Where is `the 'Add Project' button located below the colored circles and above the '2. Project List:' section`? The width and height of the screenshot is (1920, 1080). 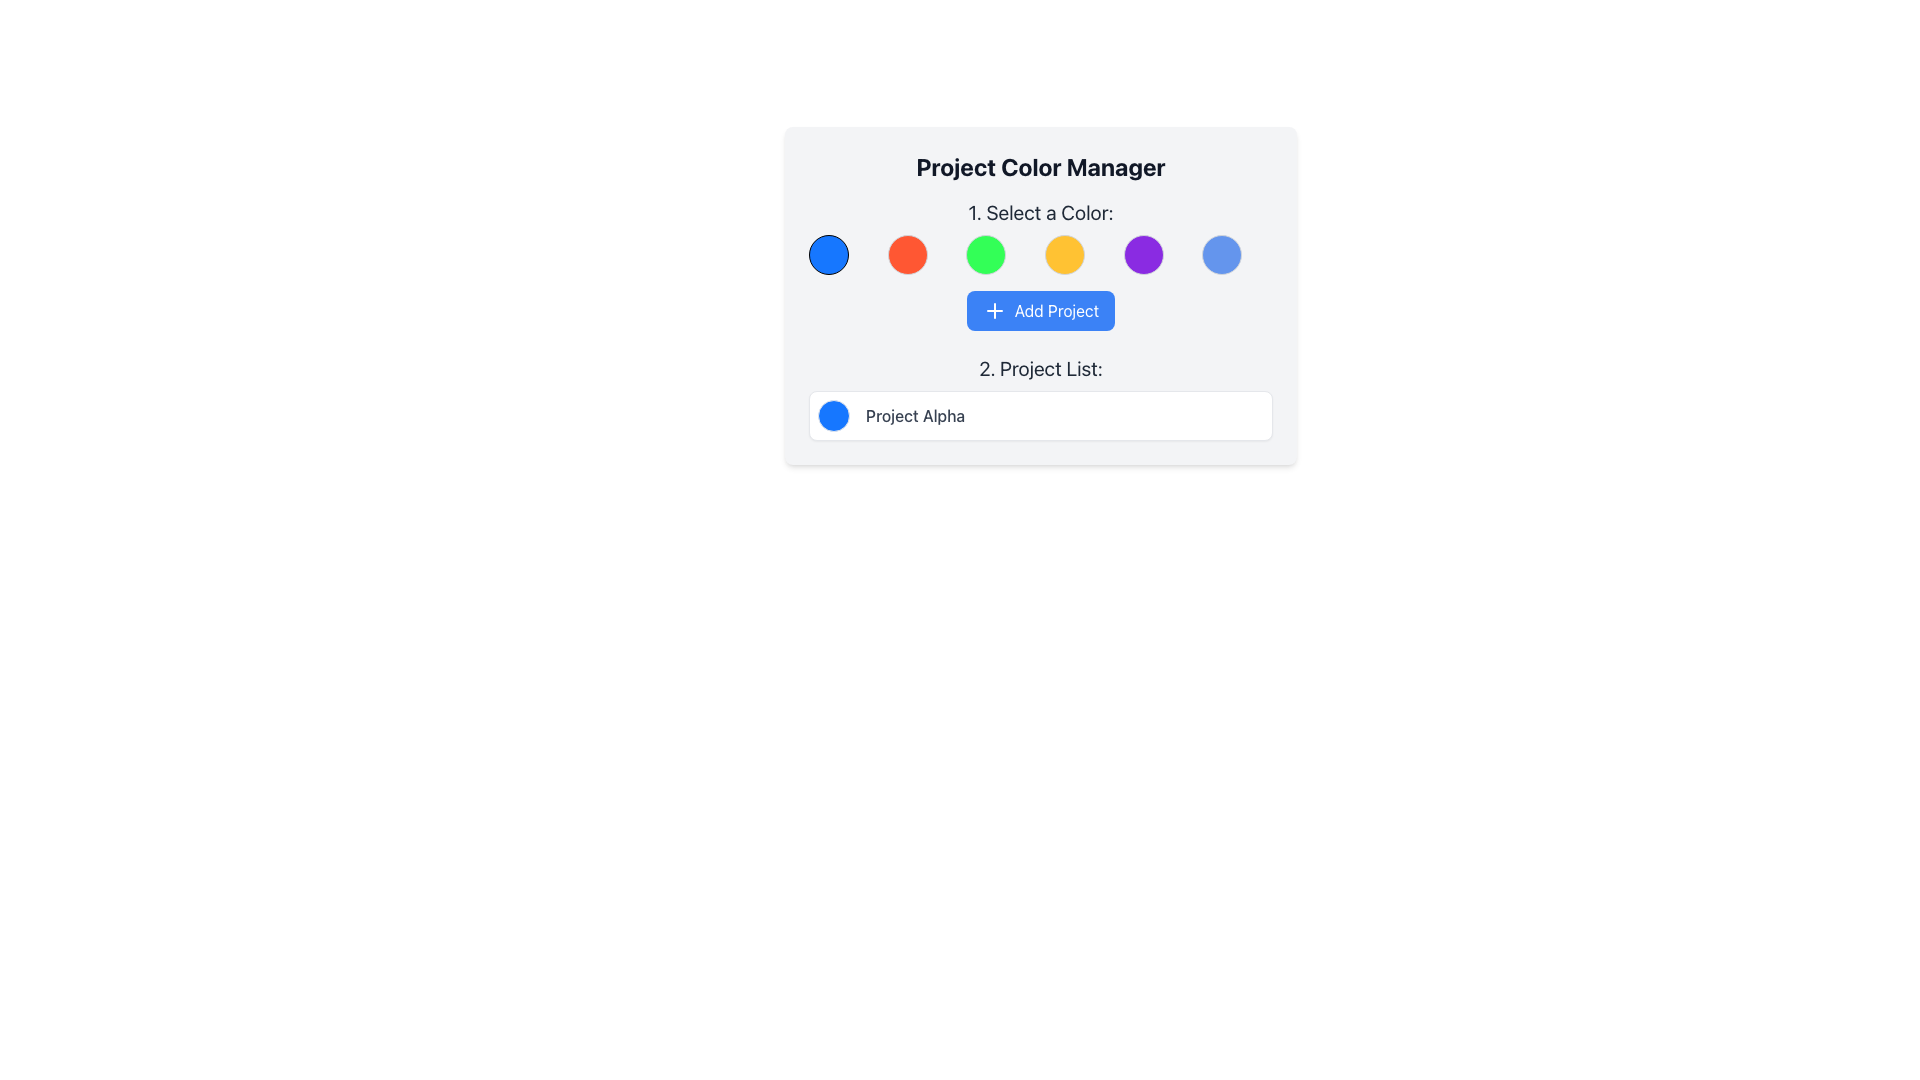
the 'Add Project' button located below the colored circles and above the '2. Project List:' section is located at coordinates (1040, 311).